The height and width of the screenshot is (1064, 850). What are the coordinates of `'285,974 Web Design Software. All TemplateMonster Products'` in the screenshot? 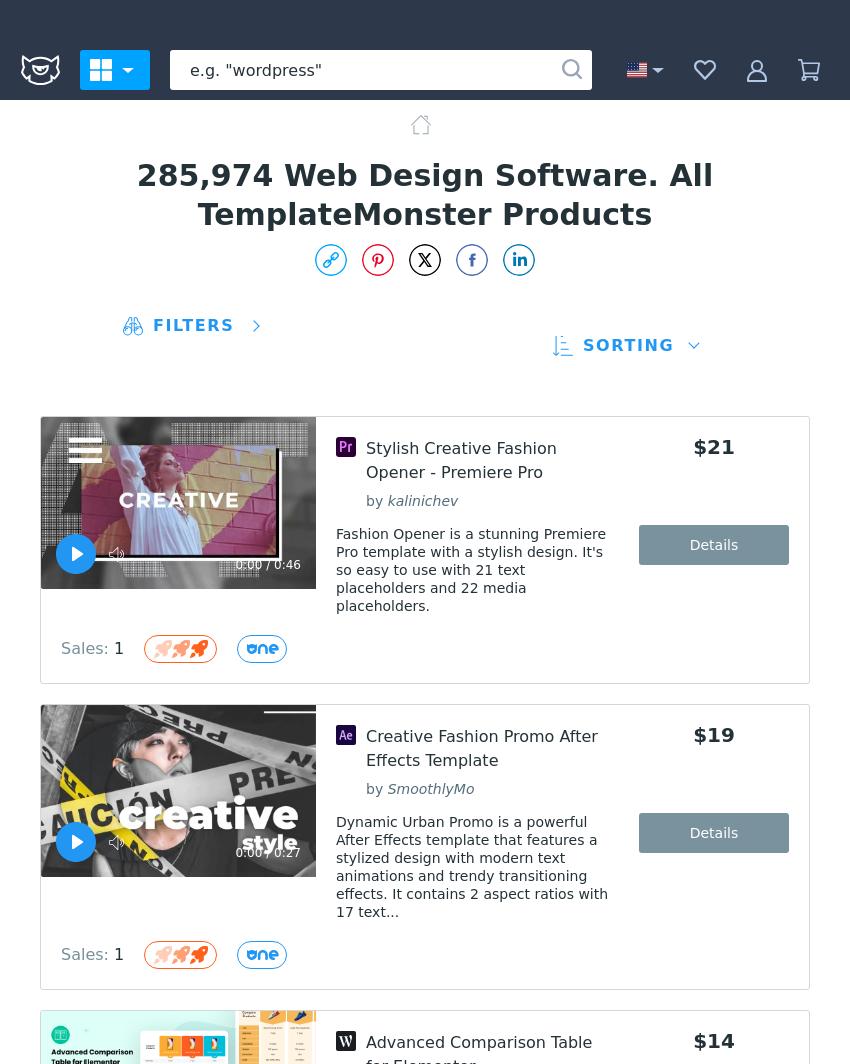 It's located at (424, 195).